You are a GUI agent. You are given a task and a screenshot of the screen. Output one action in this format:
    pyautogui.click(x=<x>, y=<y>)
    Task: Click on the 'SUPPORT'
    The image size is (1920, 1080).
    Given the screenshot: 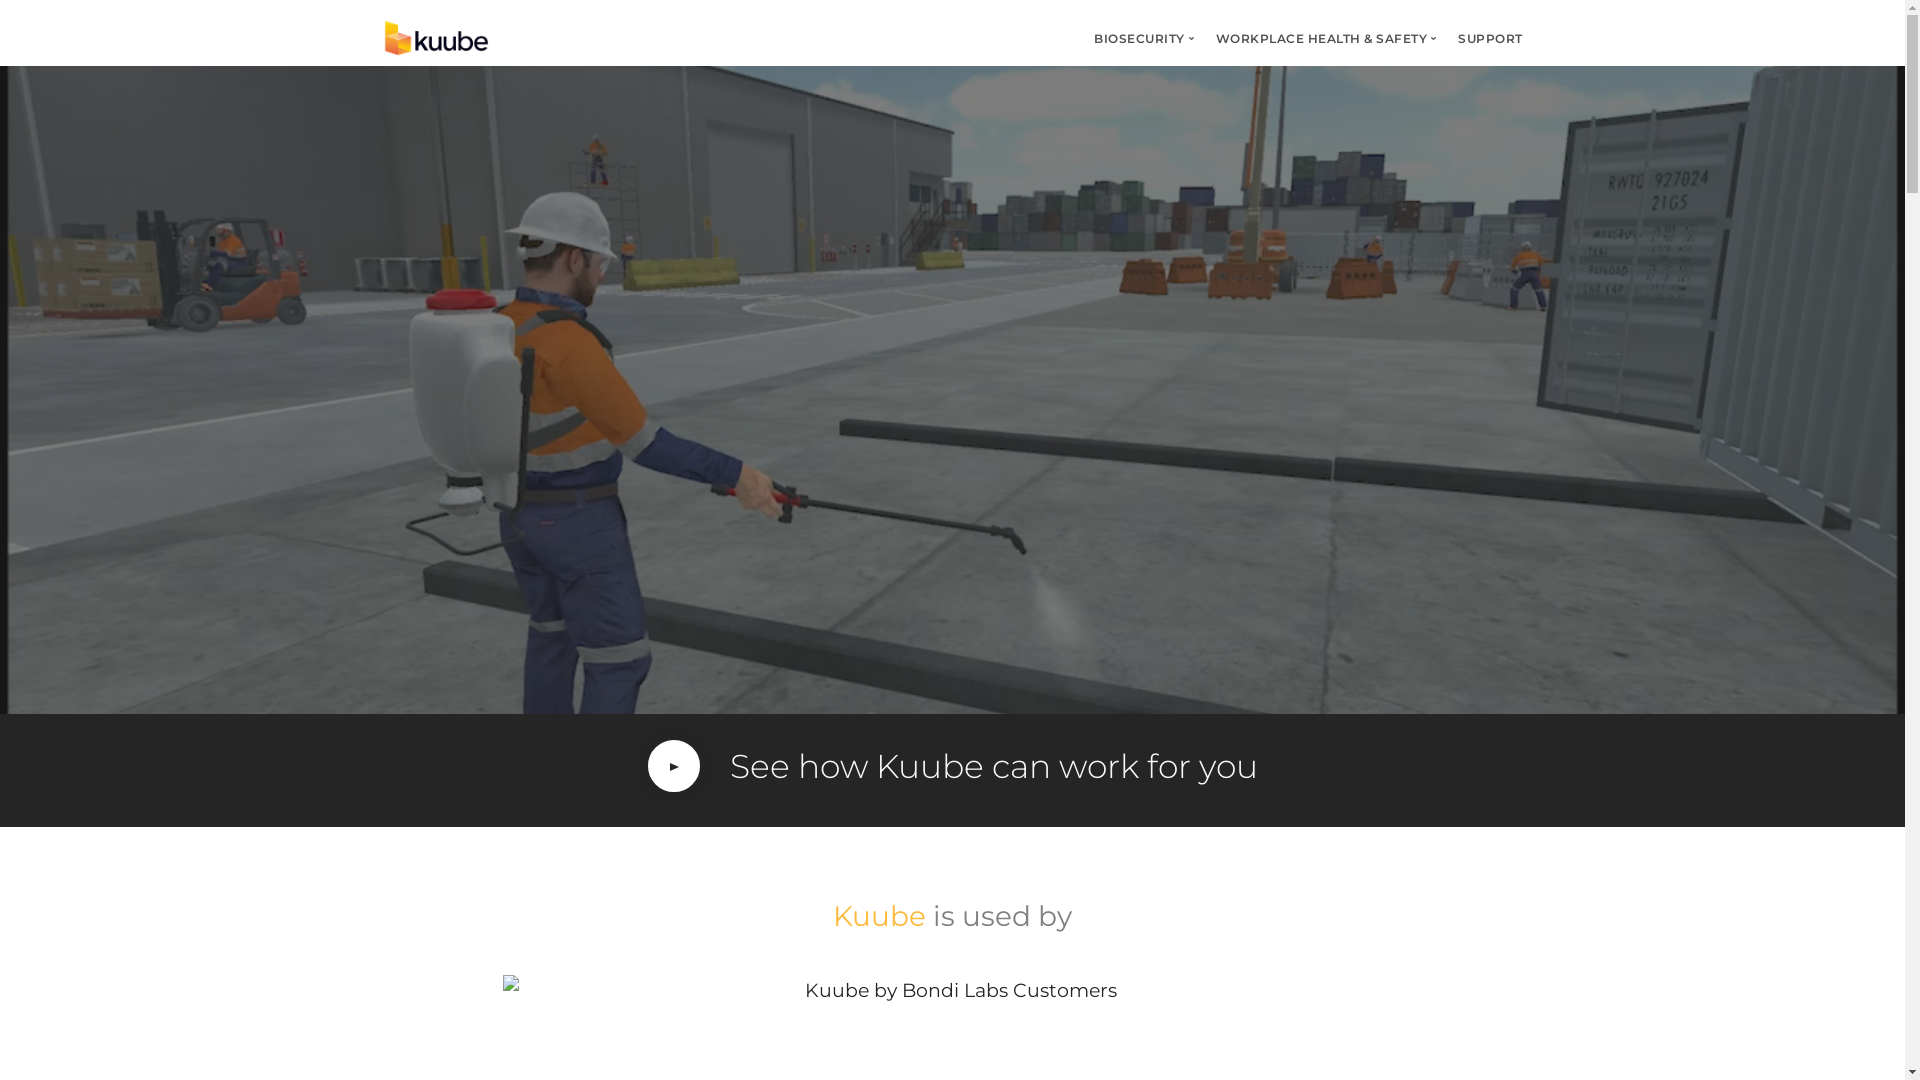 What is the action you would take?
    pyautogui.click(x=1490, y=38)
    